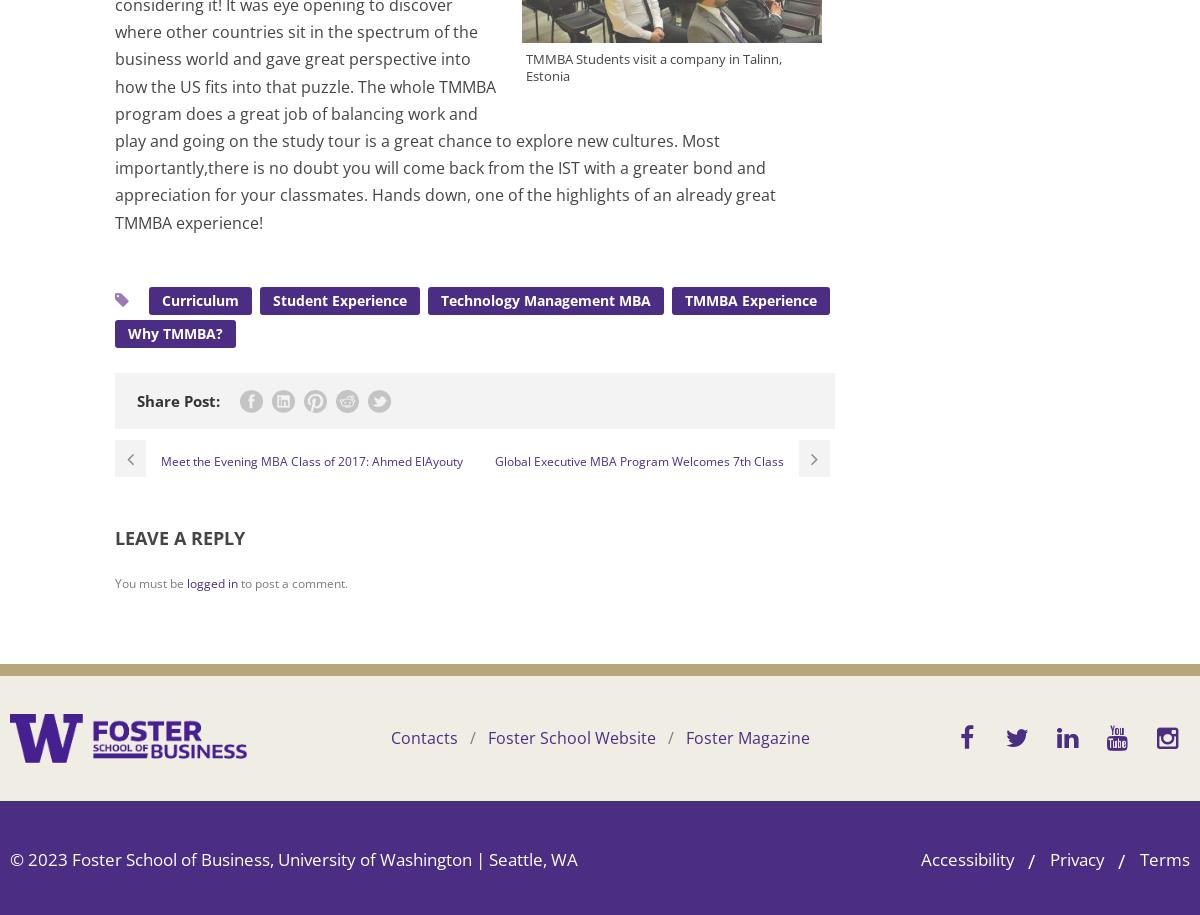 Image resolution: width=1200 pixels, height=915 pixels. Describe the element at coordinates (1163, 859) in the screenshot. I see `'Terms'` at that location.